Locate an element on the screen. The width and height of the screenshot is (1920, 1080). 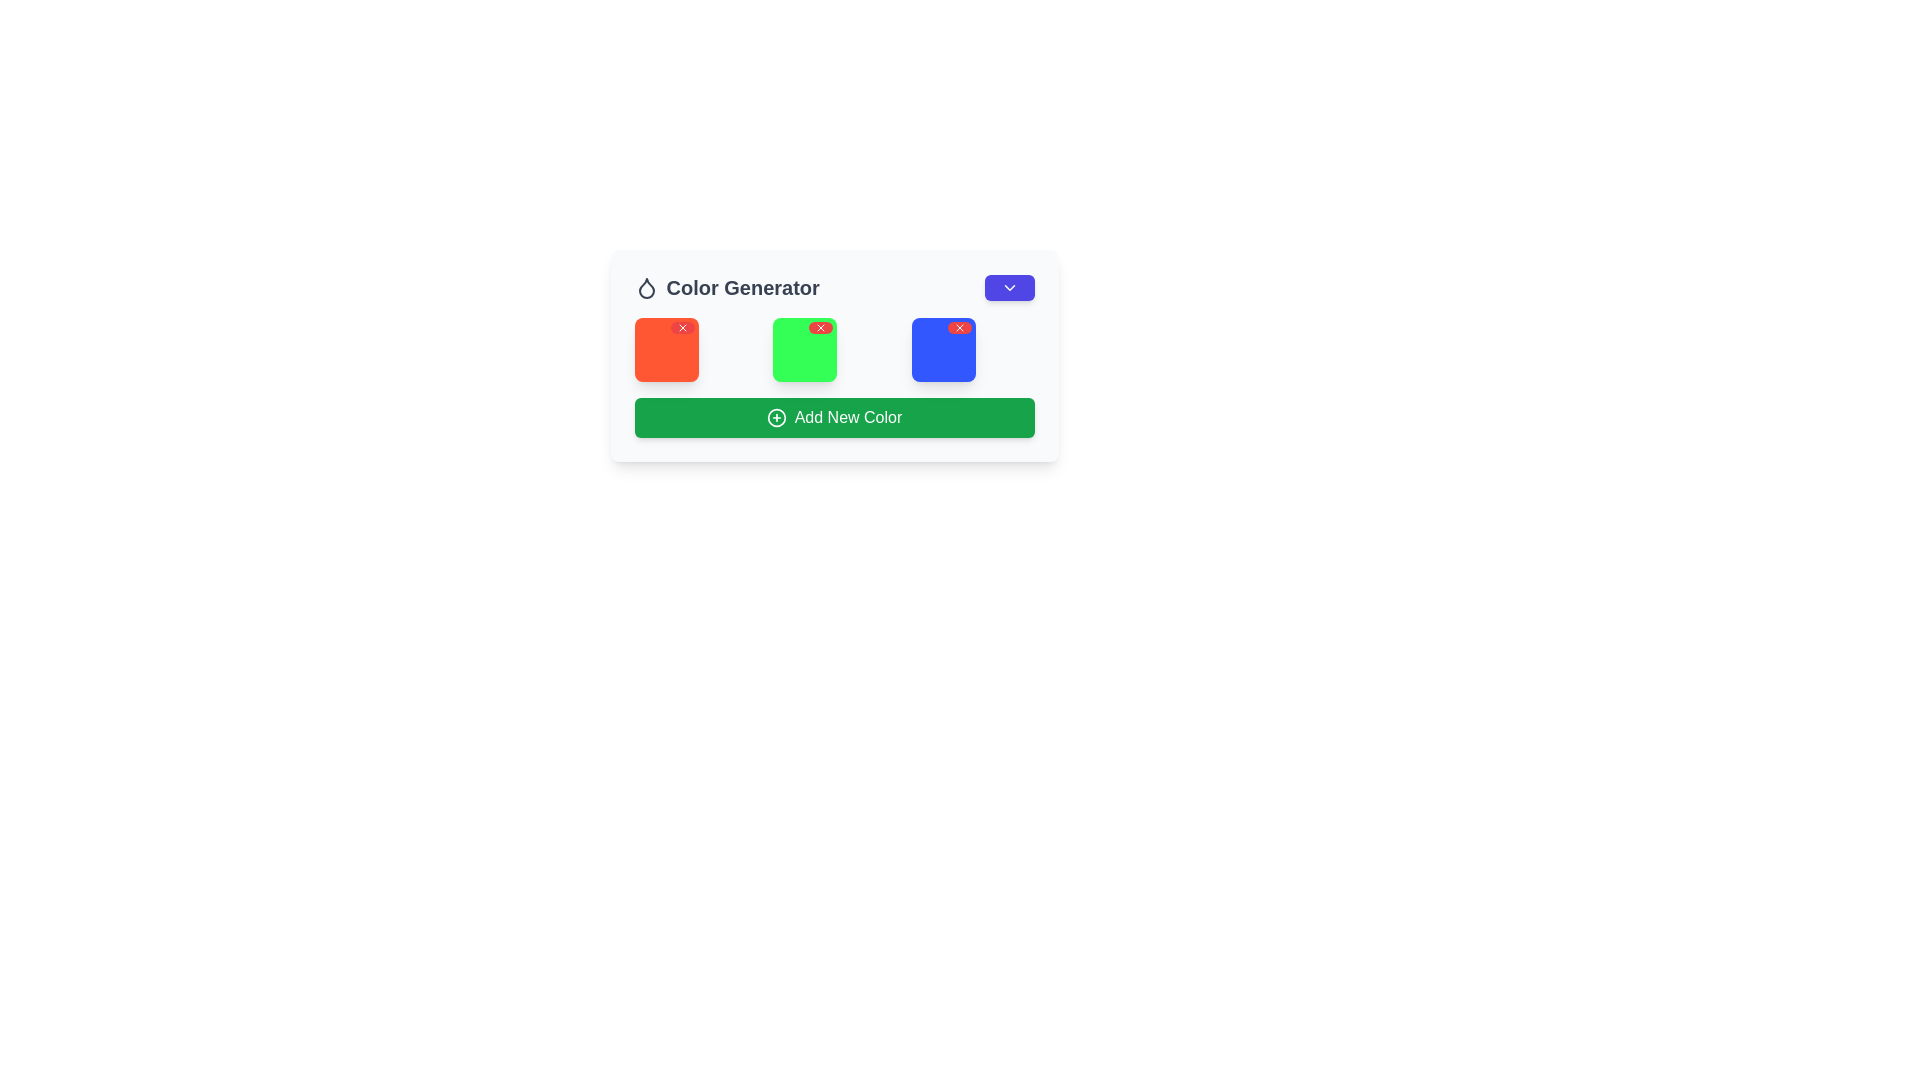
the droplet icon representing the 'Color Generator' functionality, located in the header component before the text 'Color Generator' is located at coordinates (646, 288).